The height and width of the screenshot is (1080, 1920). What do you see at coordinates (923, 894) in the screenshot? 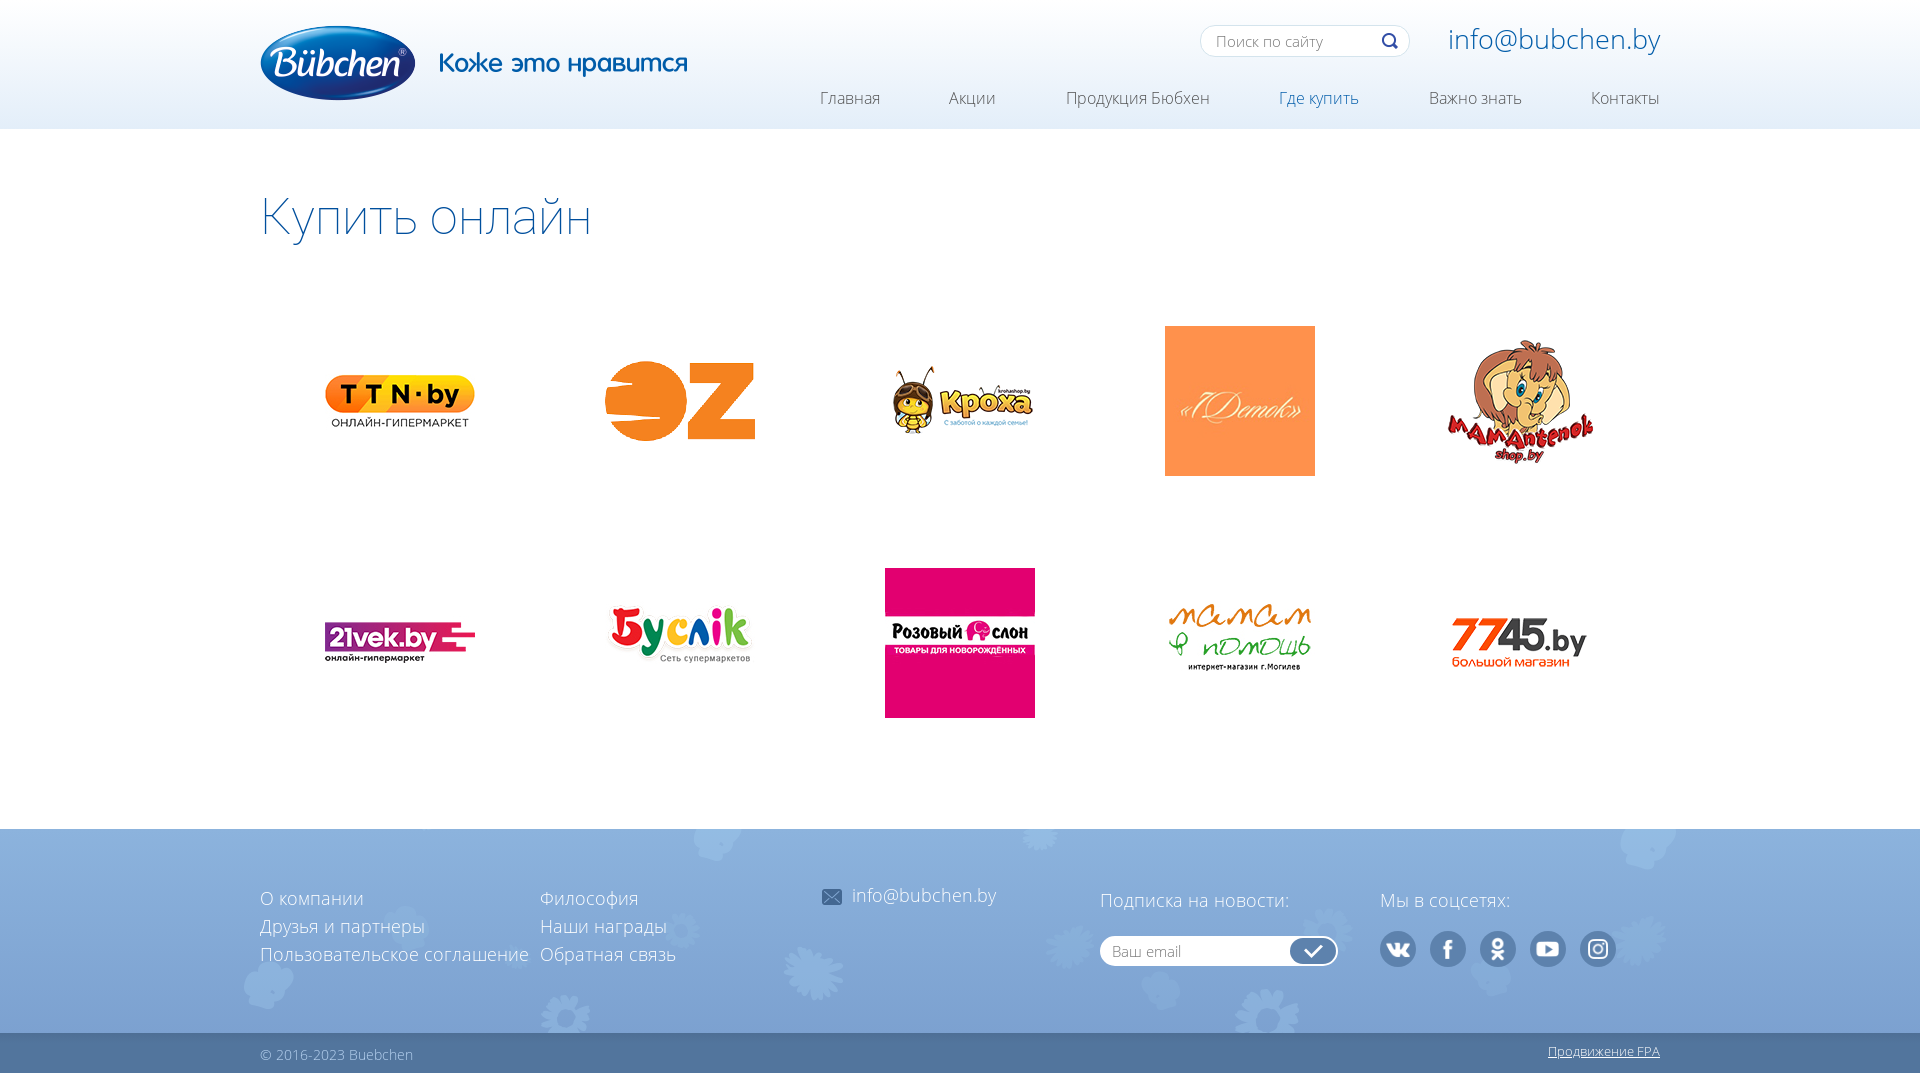
I see `'info@bubchen.by'` at bounding box center [923, 894].